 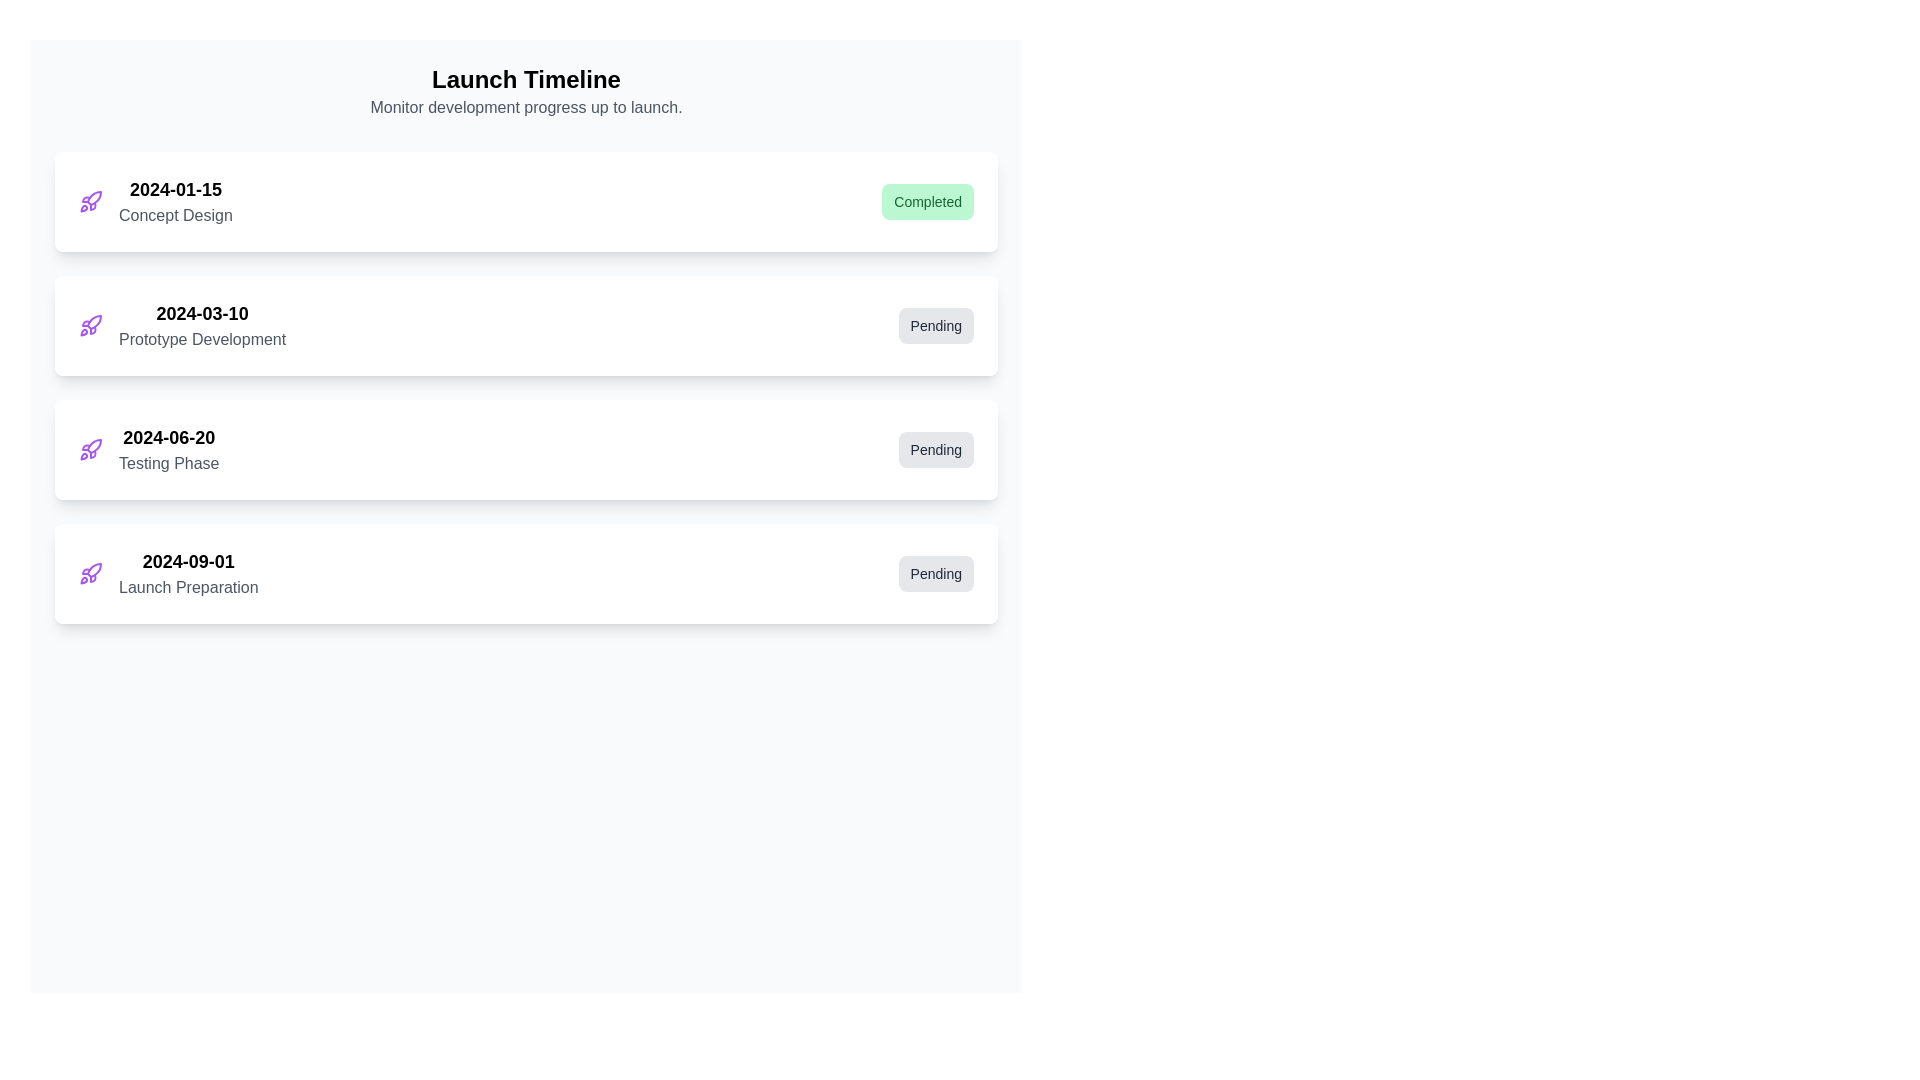 What do you see at coordinates (188, 586) in the screenshot?
I see `the descriptive text label associated with the date '2024-09-01', which details the state of 'Launch Preparation'` at bounding box center [188, 586].